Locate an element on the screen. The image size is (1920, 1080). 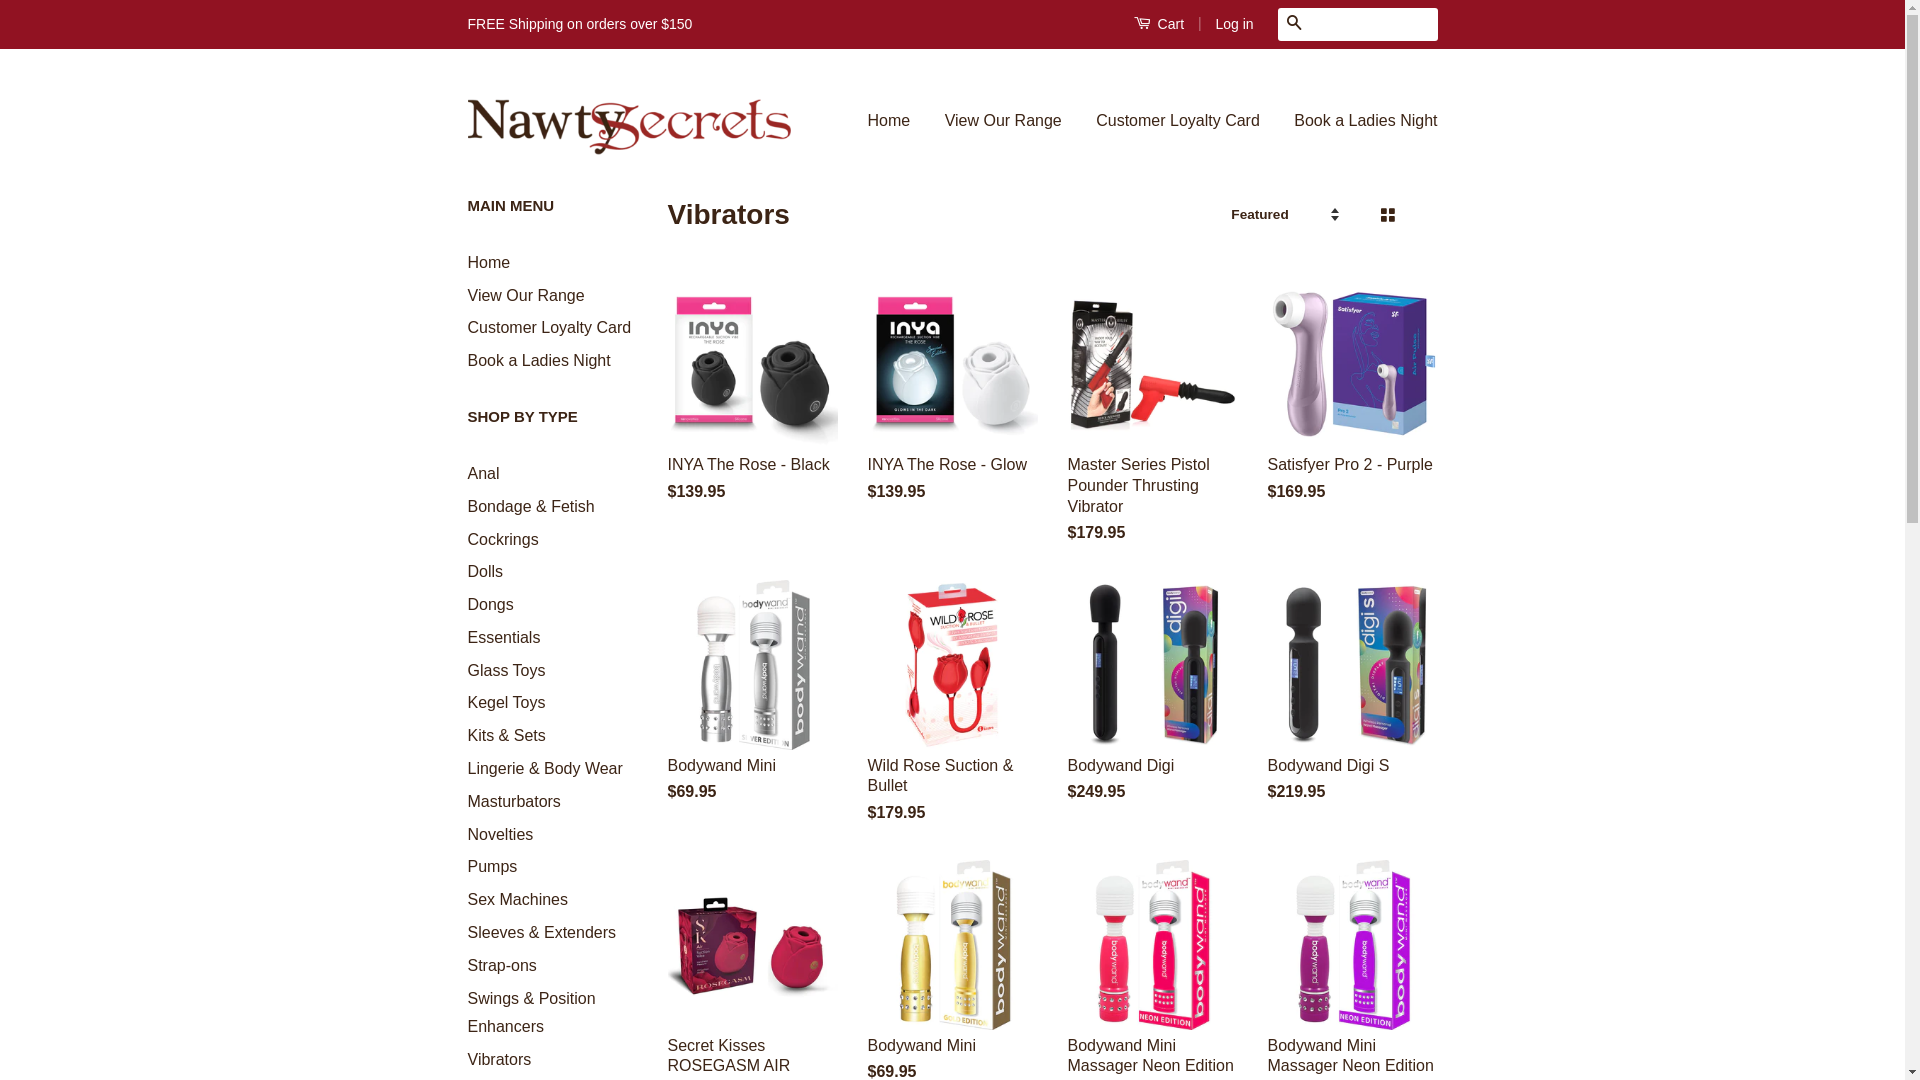
'Master Series Pistol Pounder Thrusting Vibrator is located at coordinates (1152, 428).